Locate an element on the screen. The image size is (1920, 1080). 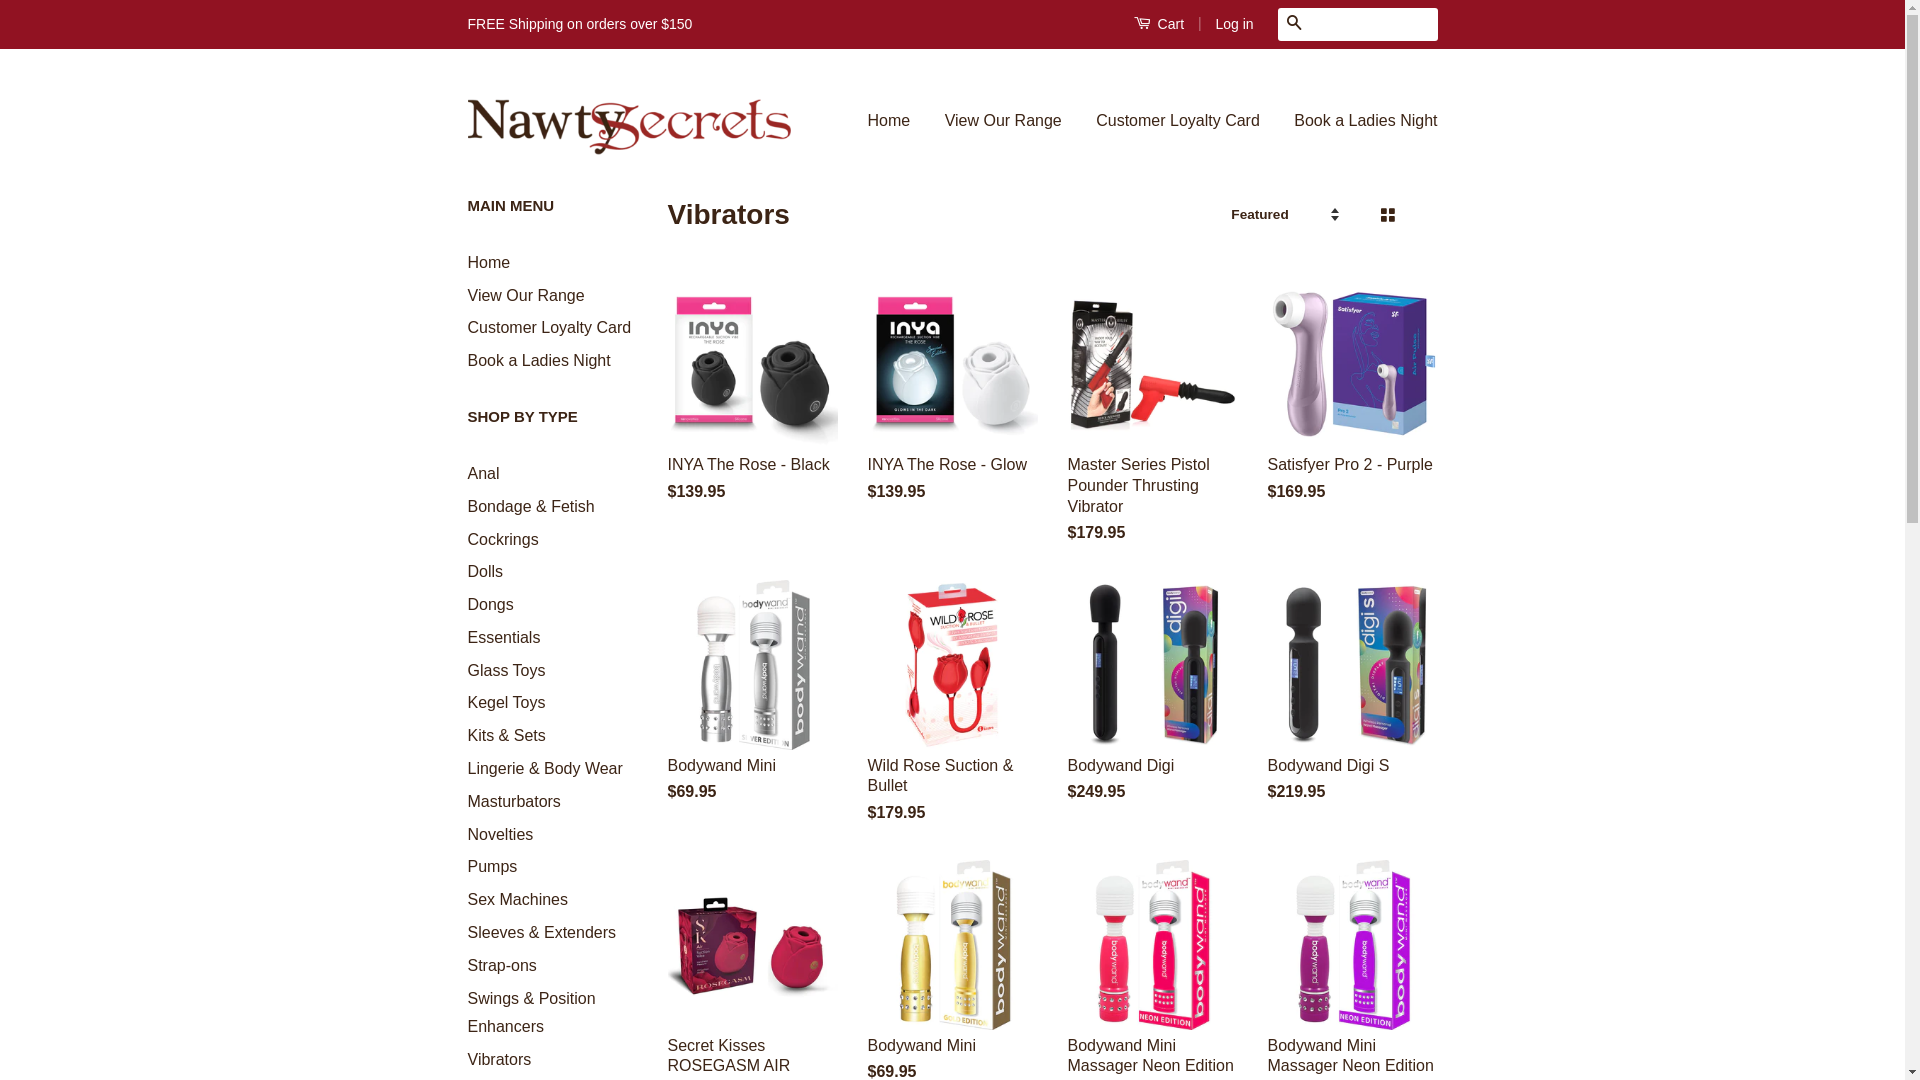
'Master Series Pistol Pounder Thrusting Vibrator is located at coordinates (1152, 428).